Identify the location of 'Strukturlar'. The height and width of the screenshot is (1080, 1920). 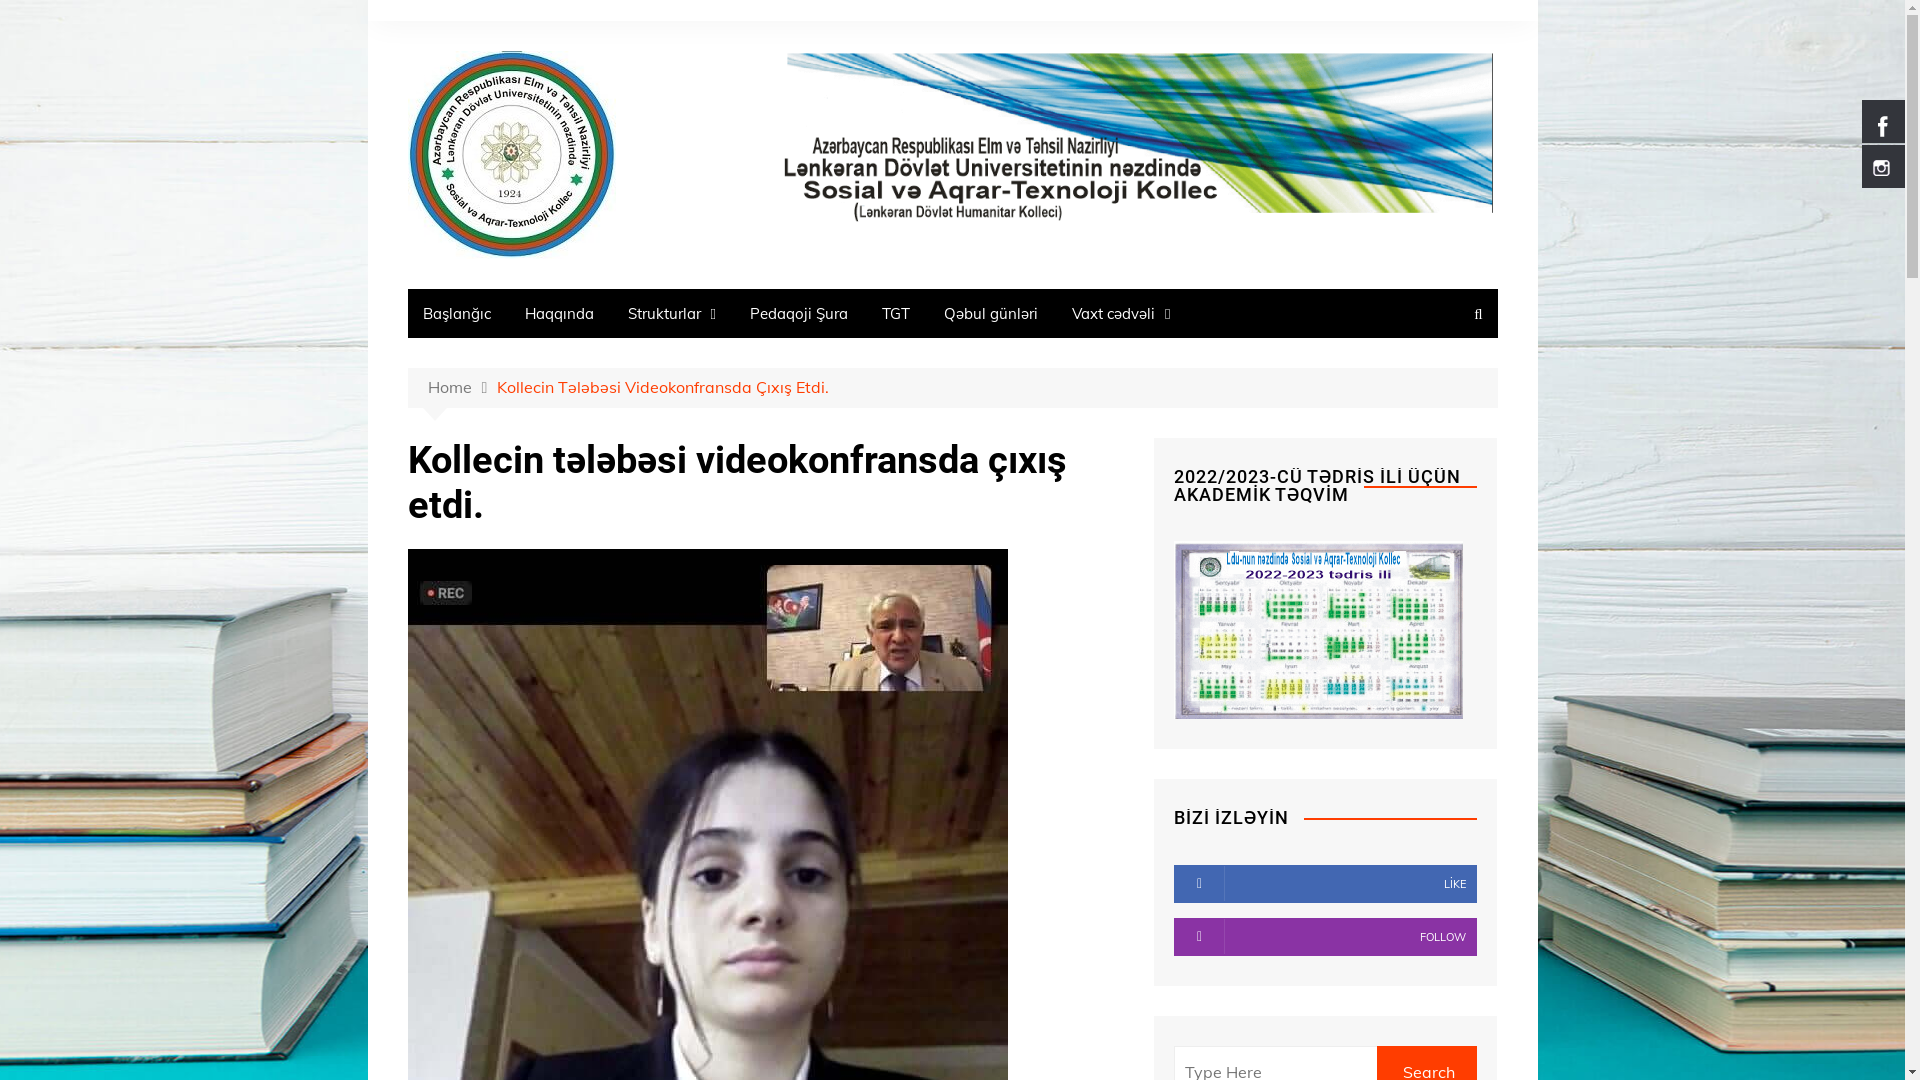
(671, 313).